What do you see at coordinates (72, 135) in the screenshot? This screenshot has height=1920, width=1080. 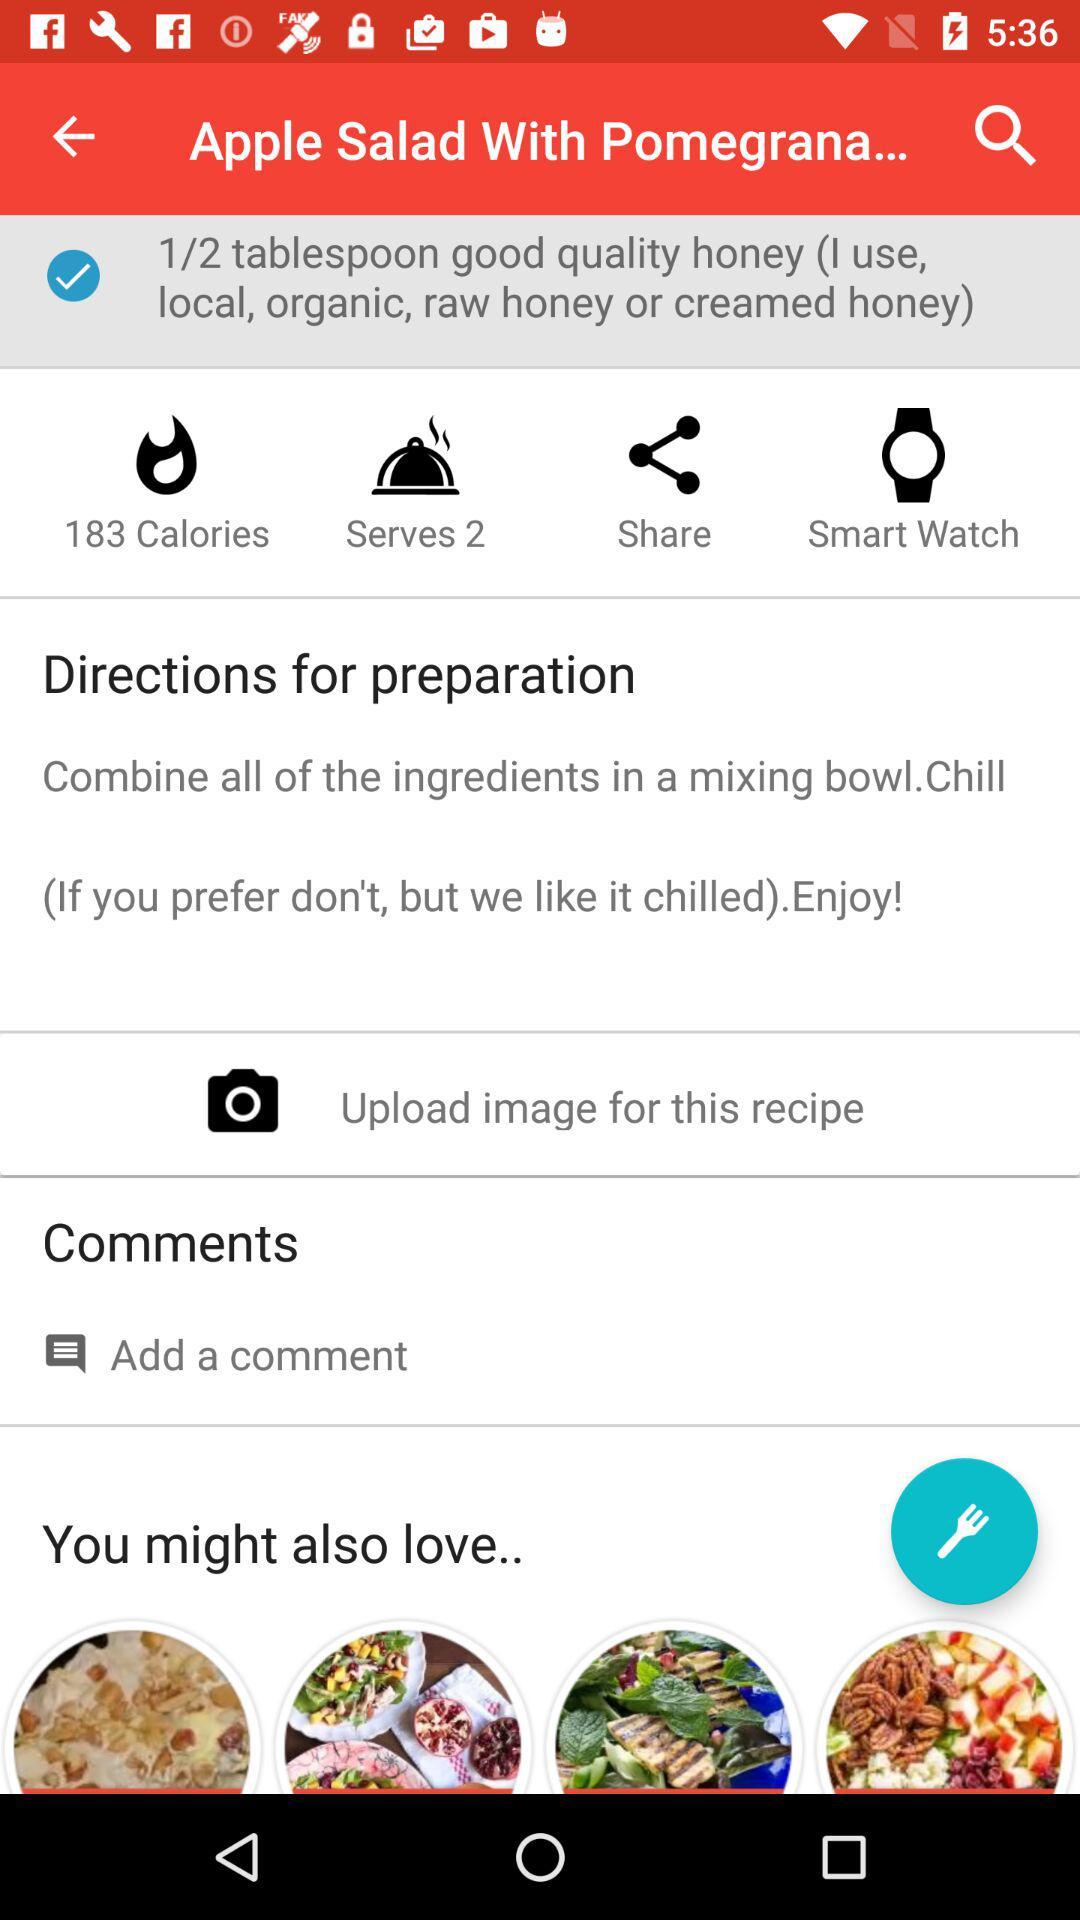 I see `item to the left of the apple salad with` at bounding box center [72, 135].